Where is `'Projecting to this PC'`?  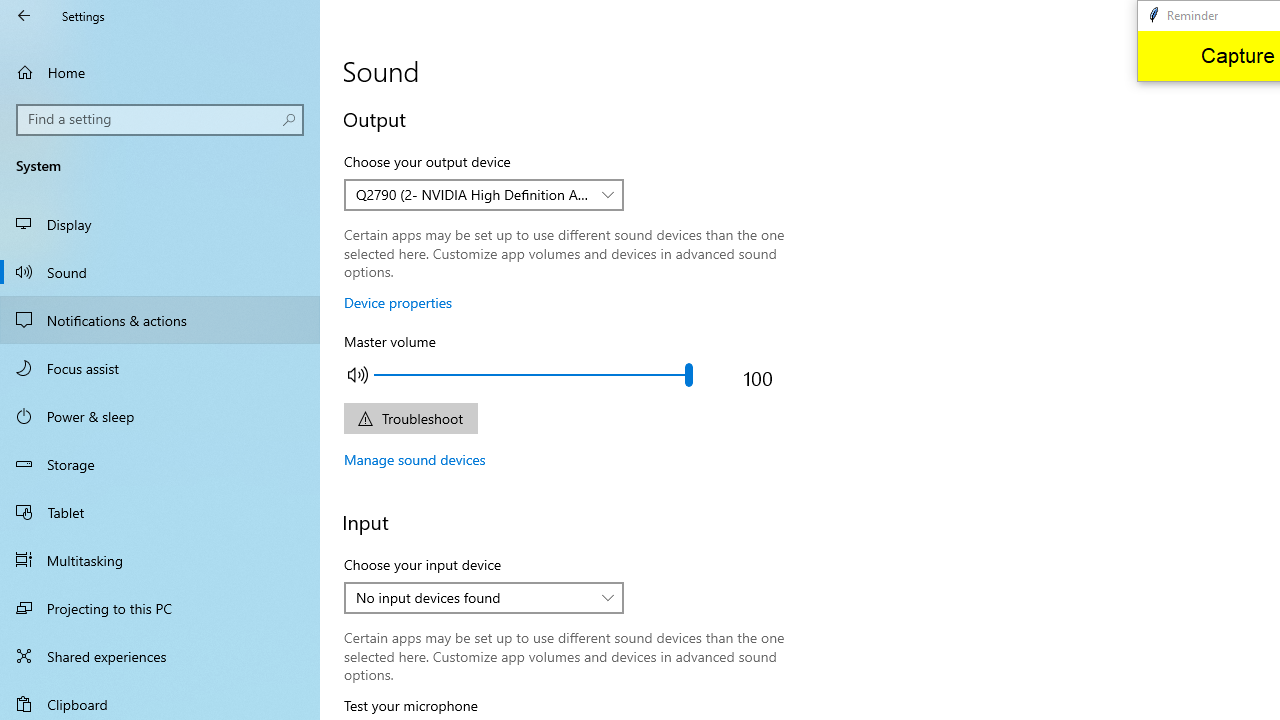
'Projecting to this PC' is located at coordinates (160, 607).